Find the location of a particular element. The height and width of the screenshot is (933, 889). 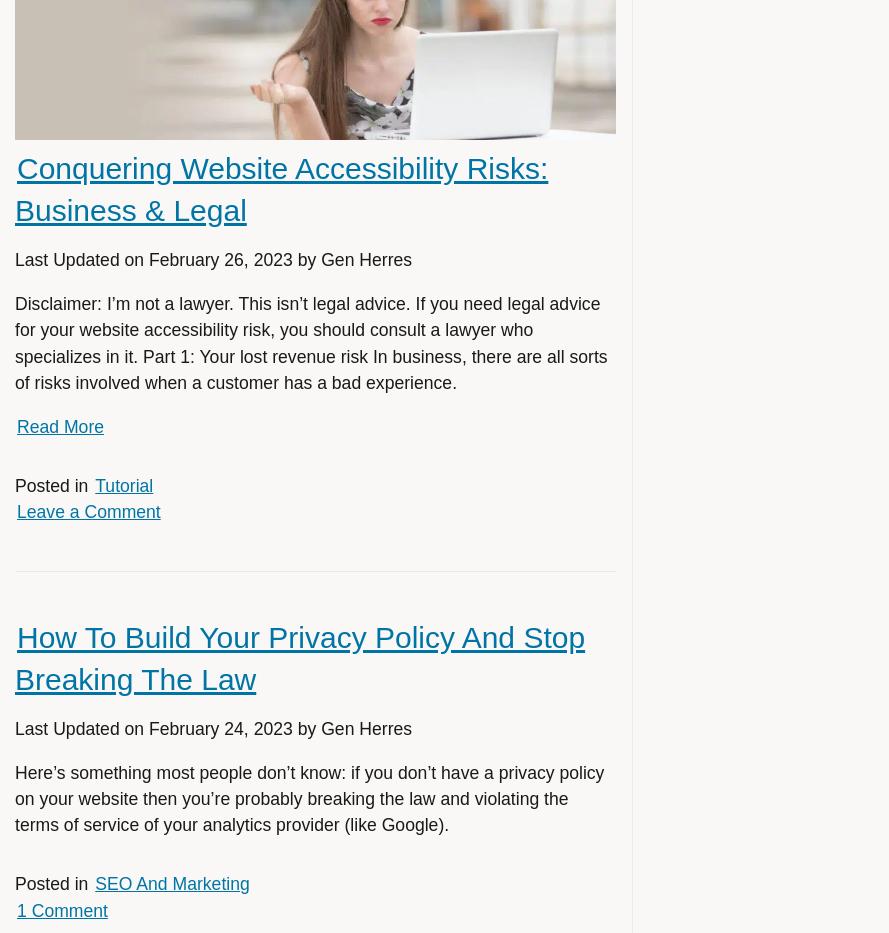

'Here’s something most people don’t know: if you don’t have a privacy policy on your website then you’re probably breaking the law and violating the terms of service of your analytics provider (like Google).' is located at coordinates (309, 798).